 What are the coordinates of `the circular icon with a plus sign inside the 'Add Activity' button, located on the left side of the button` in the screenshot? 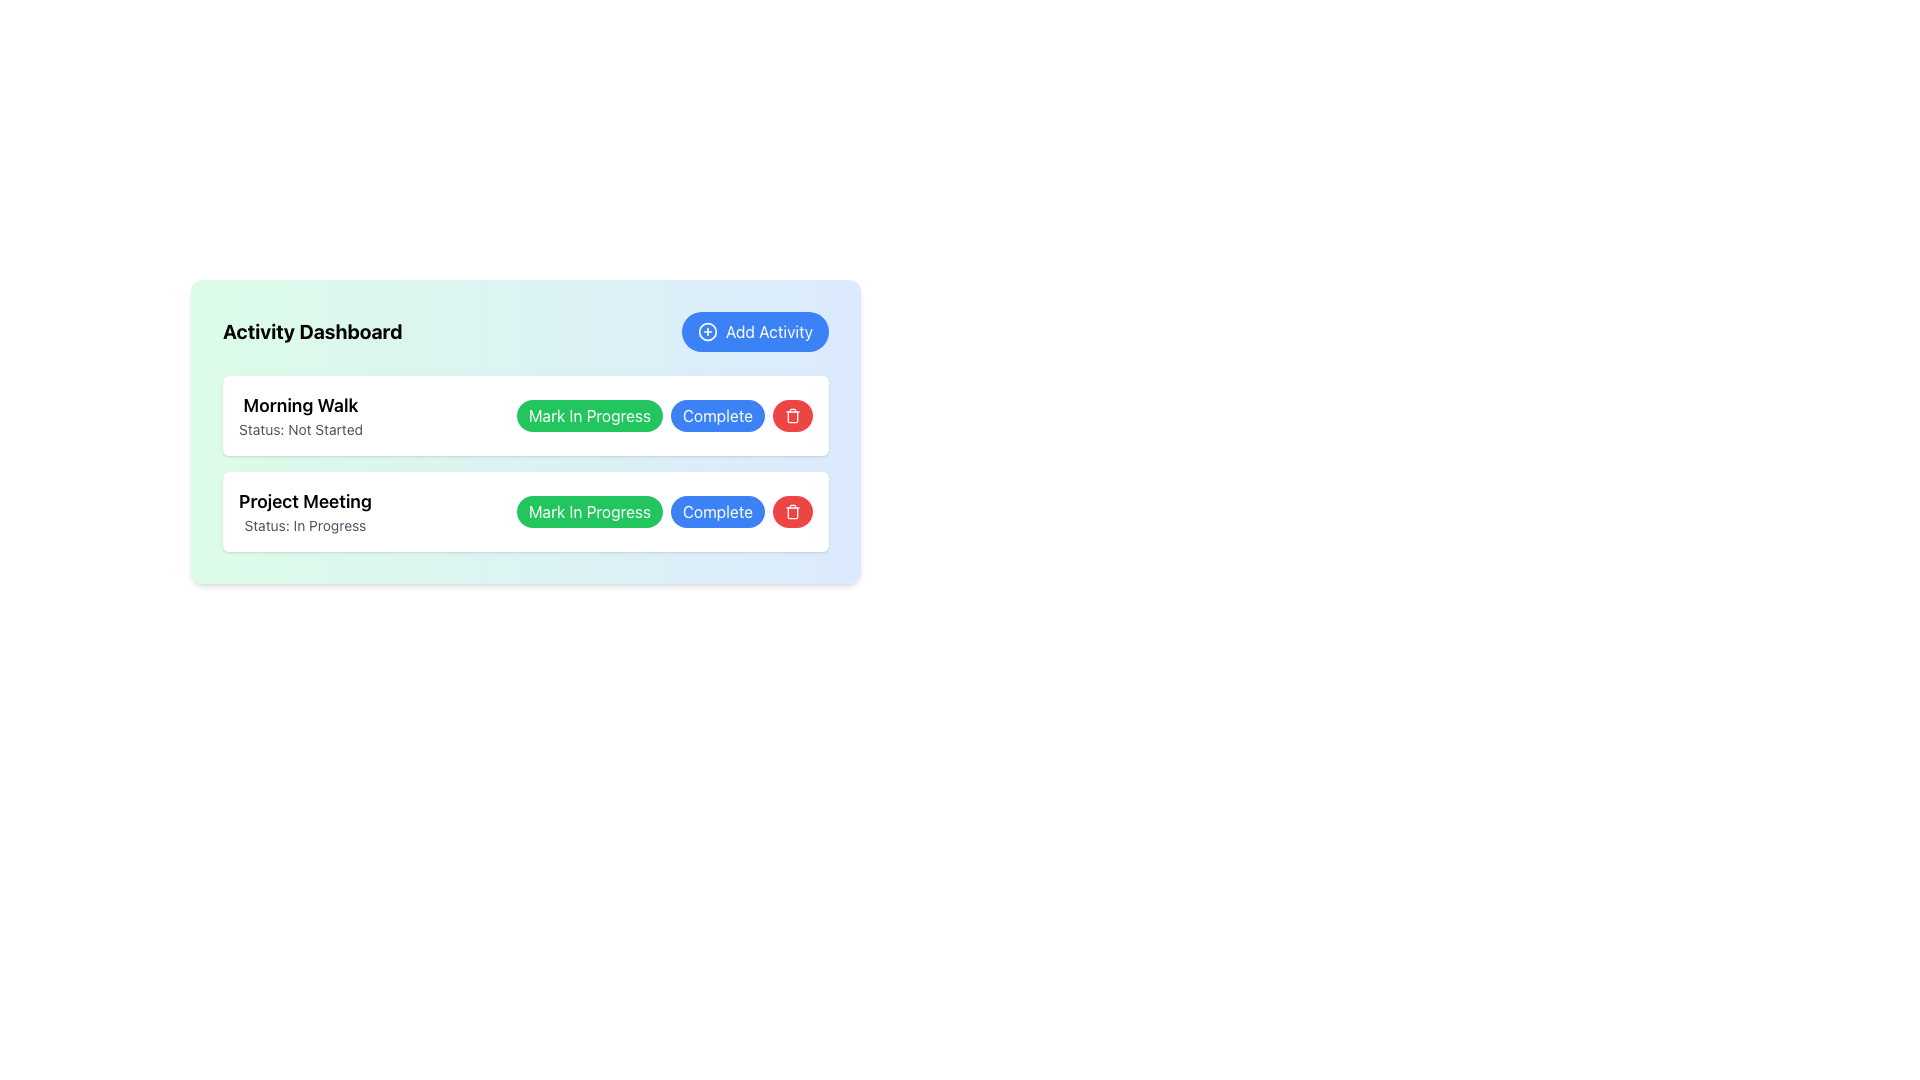 It's located at (707, 330).